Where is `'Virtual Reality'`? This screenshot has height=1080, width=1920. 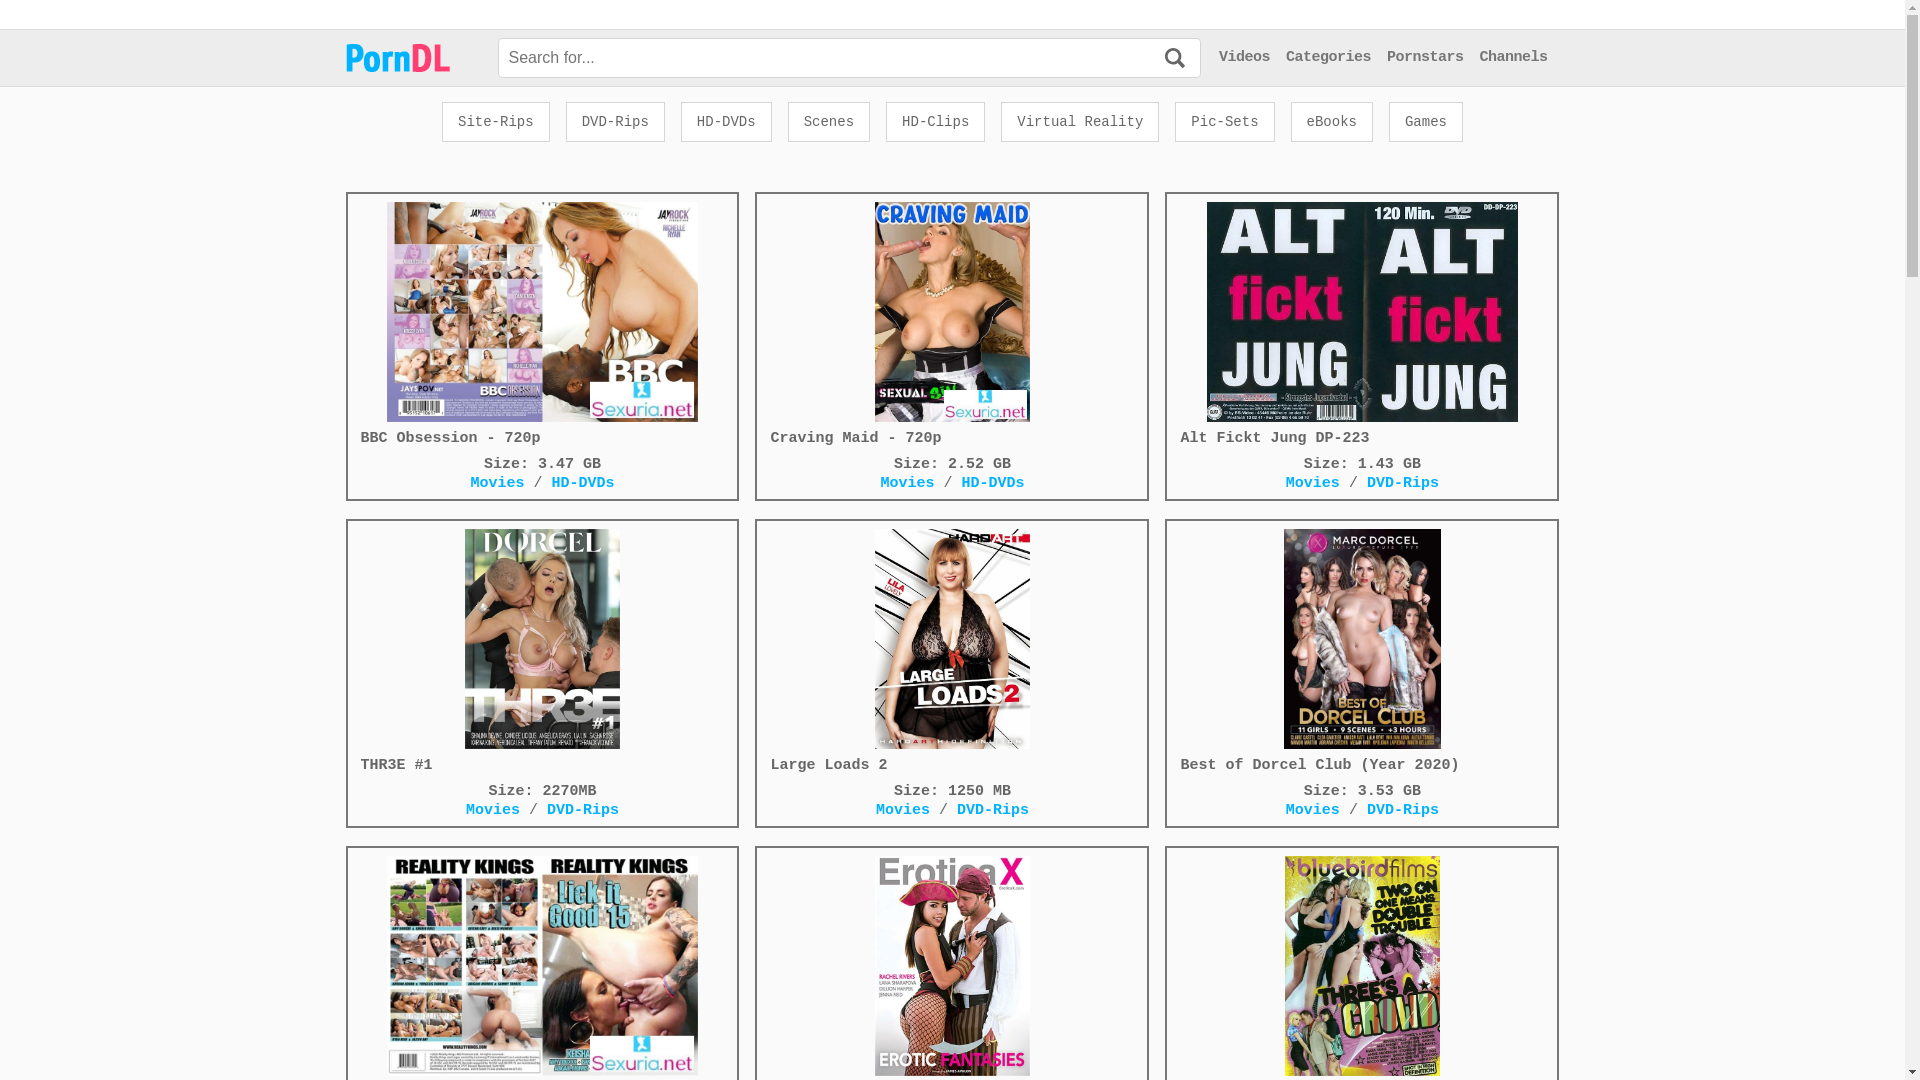
'Virtual Reality' is located at coordinates (1079, 122).